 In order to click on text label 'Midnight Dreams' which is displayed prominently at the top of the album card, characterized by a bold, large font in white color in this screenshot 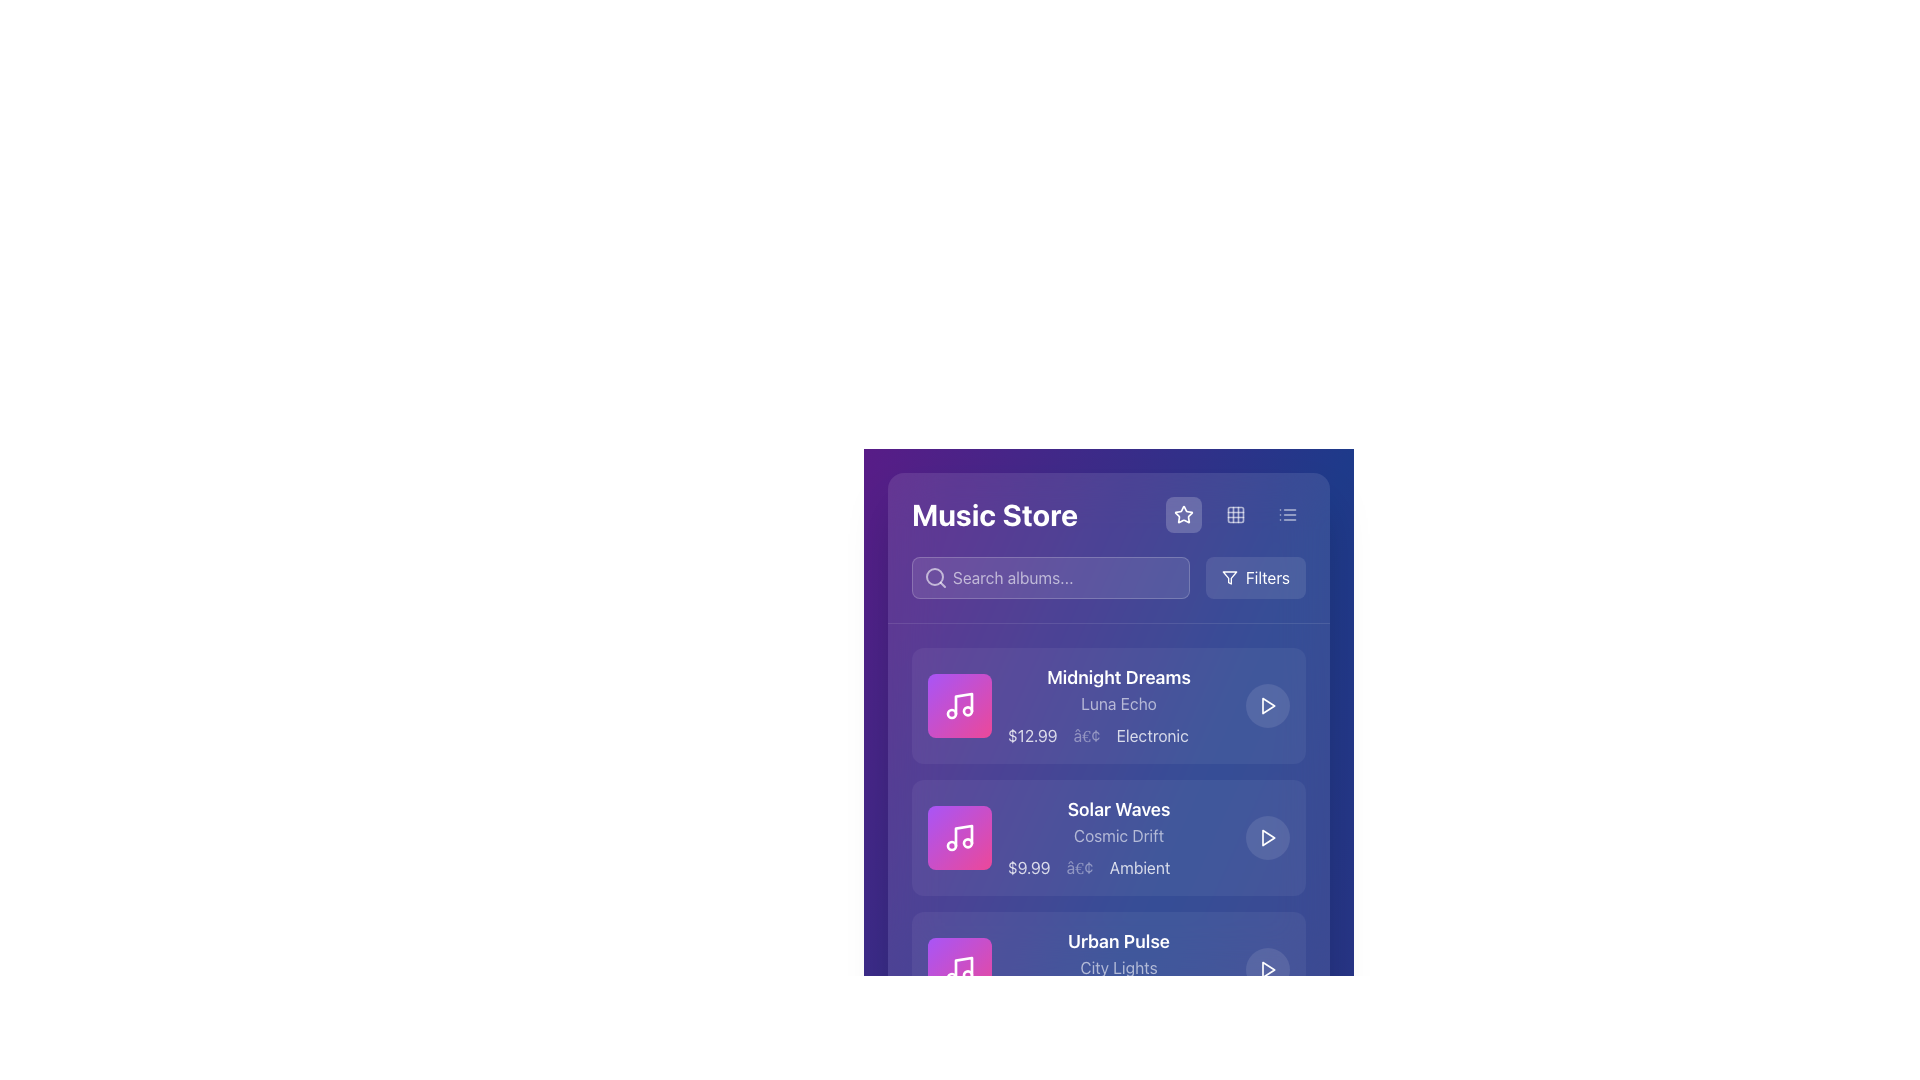, I will do `click(1117, 677)`.